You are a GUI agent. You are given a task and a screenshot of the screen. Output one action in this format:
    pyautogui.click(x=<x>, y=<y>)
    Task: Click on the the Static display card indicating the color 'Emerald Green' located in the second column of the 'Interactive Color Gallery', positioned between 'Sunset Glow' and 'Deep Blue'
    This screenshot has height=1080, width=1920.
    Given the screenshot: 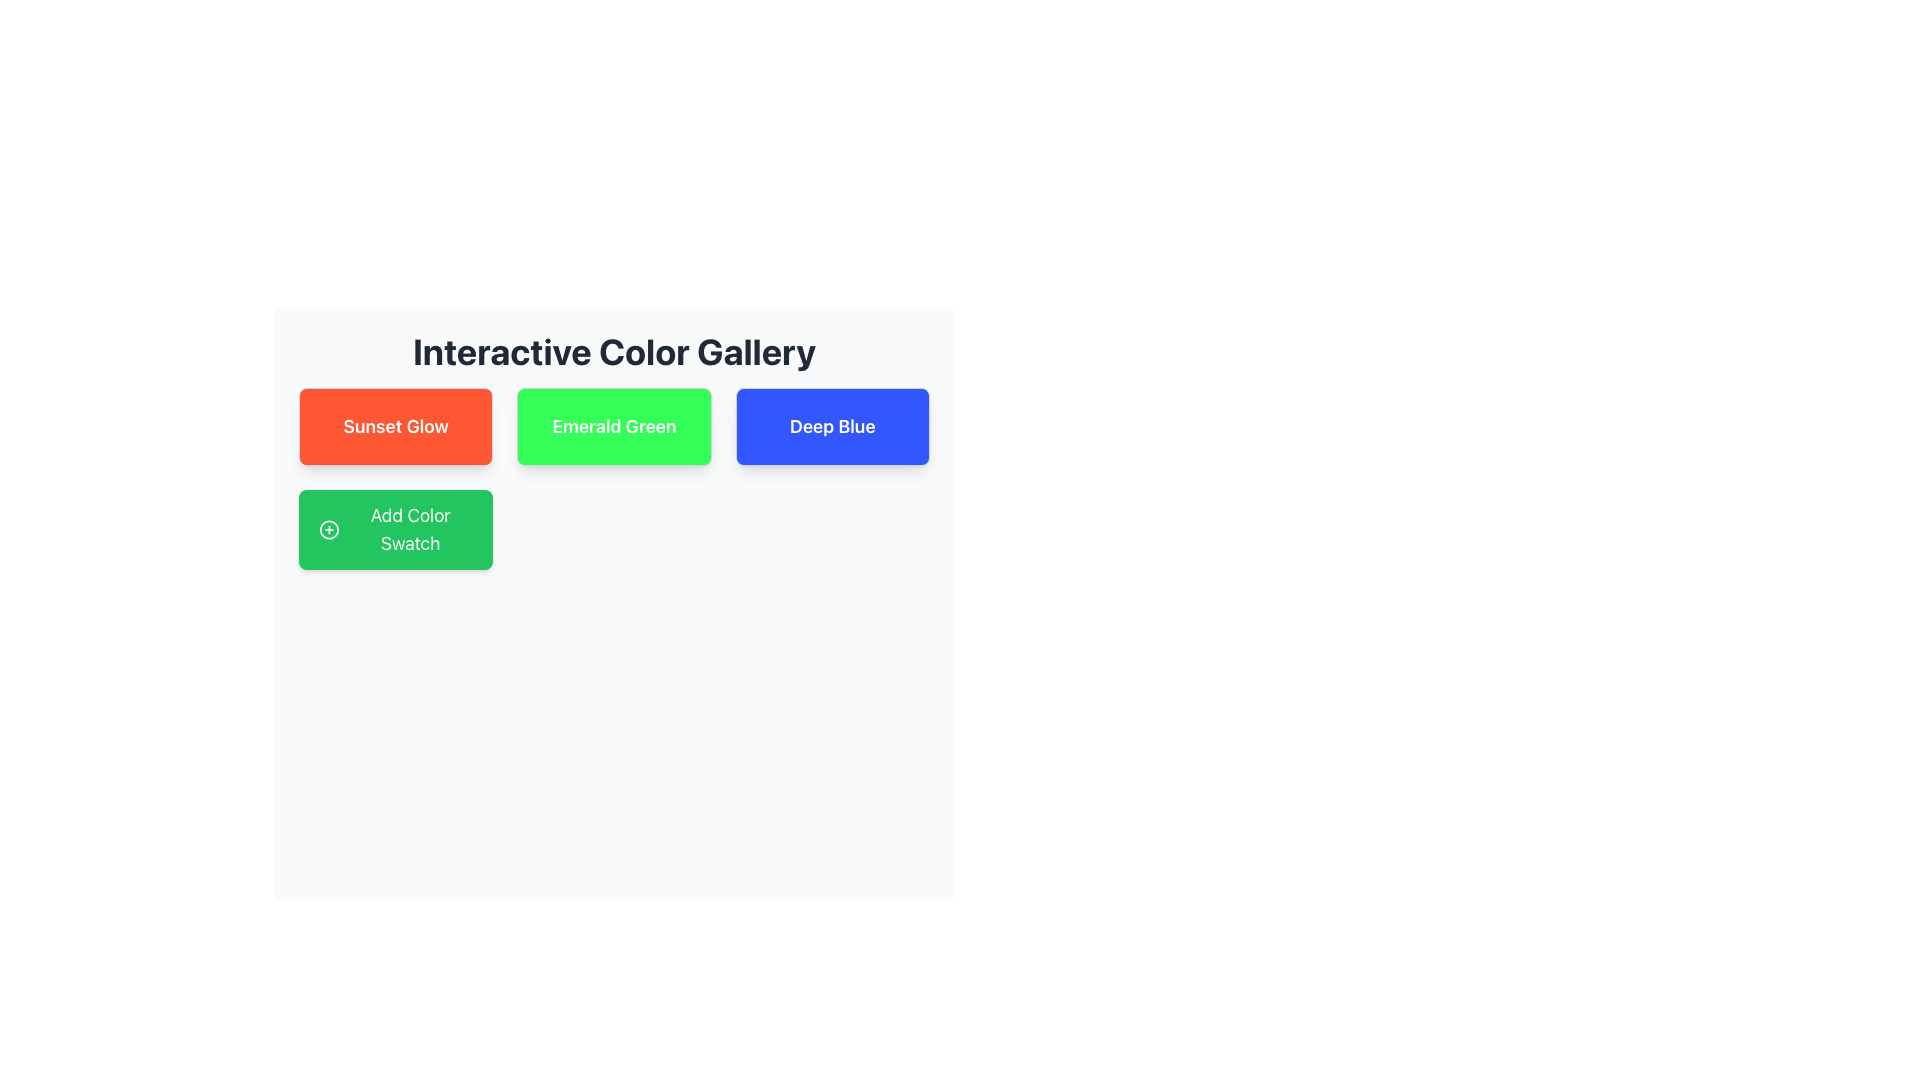 What is the action you would take?
    pyautogui.click(x=613, y=426)
    